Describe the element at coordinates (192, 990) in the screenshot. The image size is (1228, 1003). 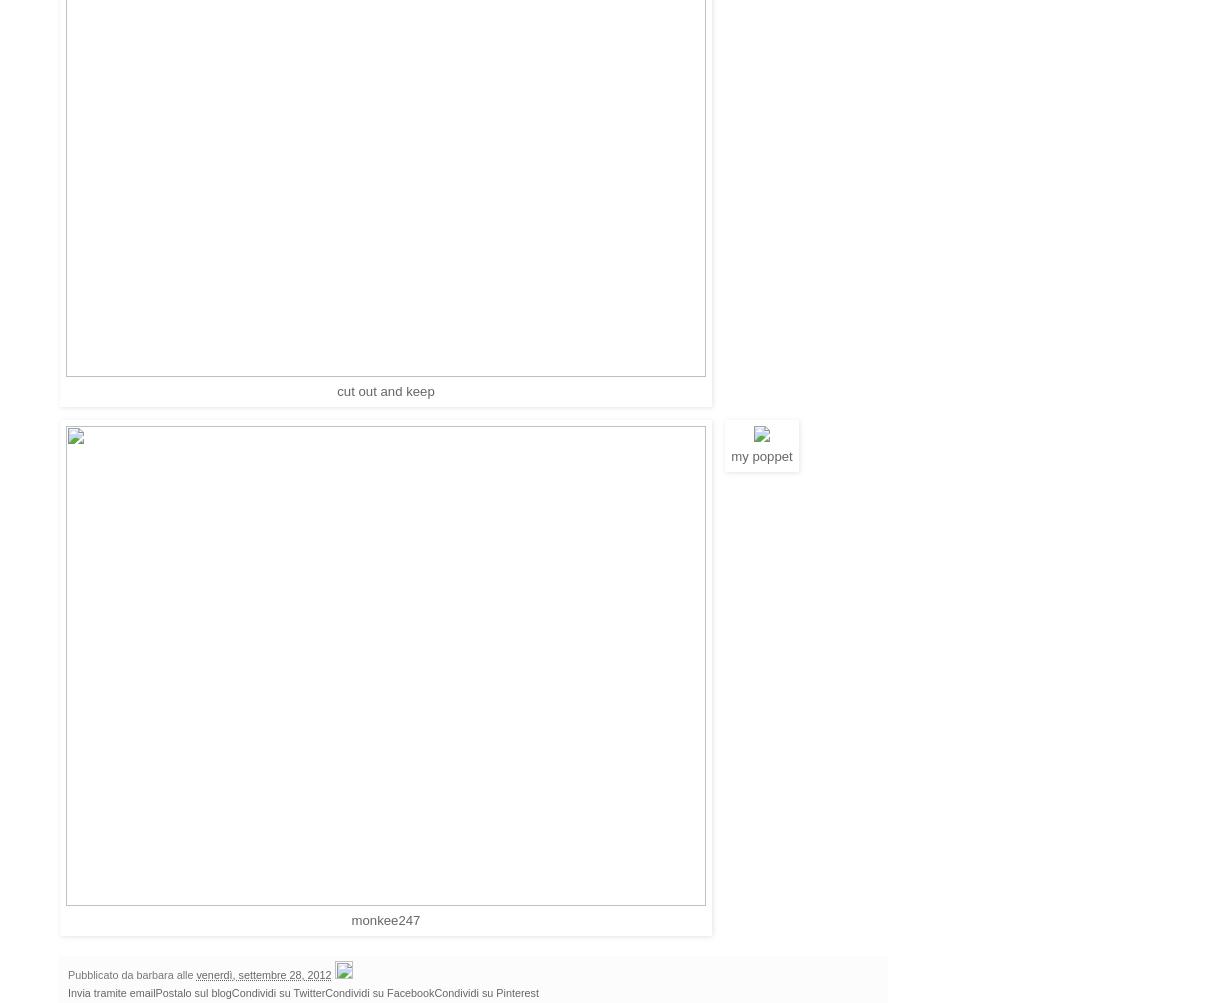
I see `'Postalo sul blog'` at that location.